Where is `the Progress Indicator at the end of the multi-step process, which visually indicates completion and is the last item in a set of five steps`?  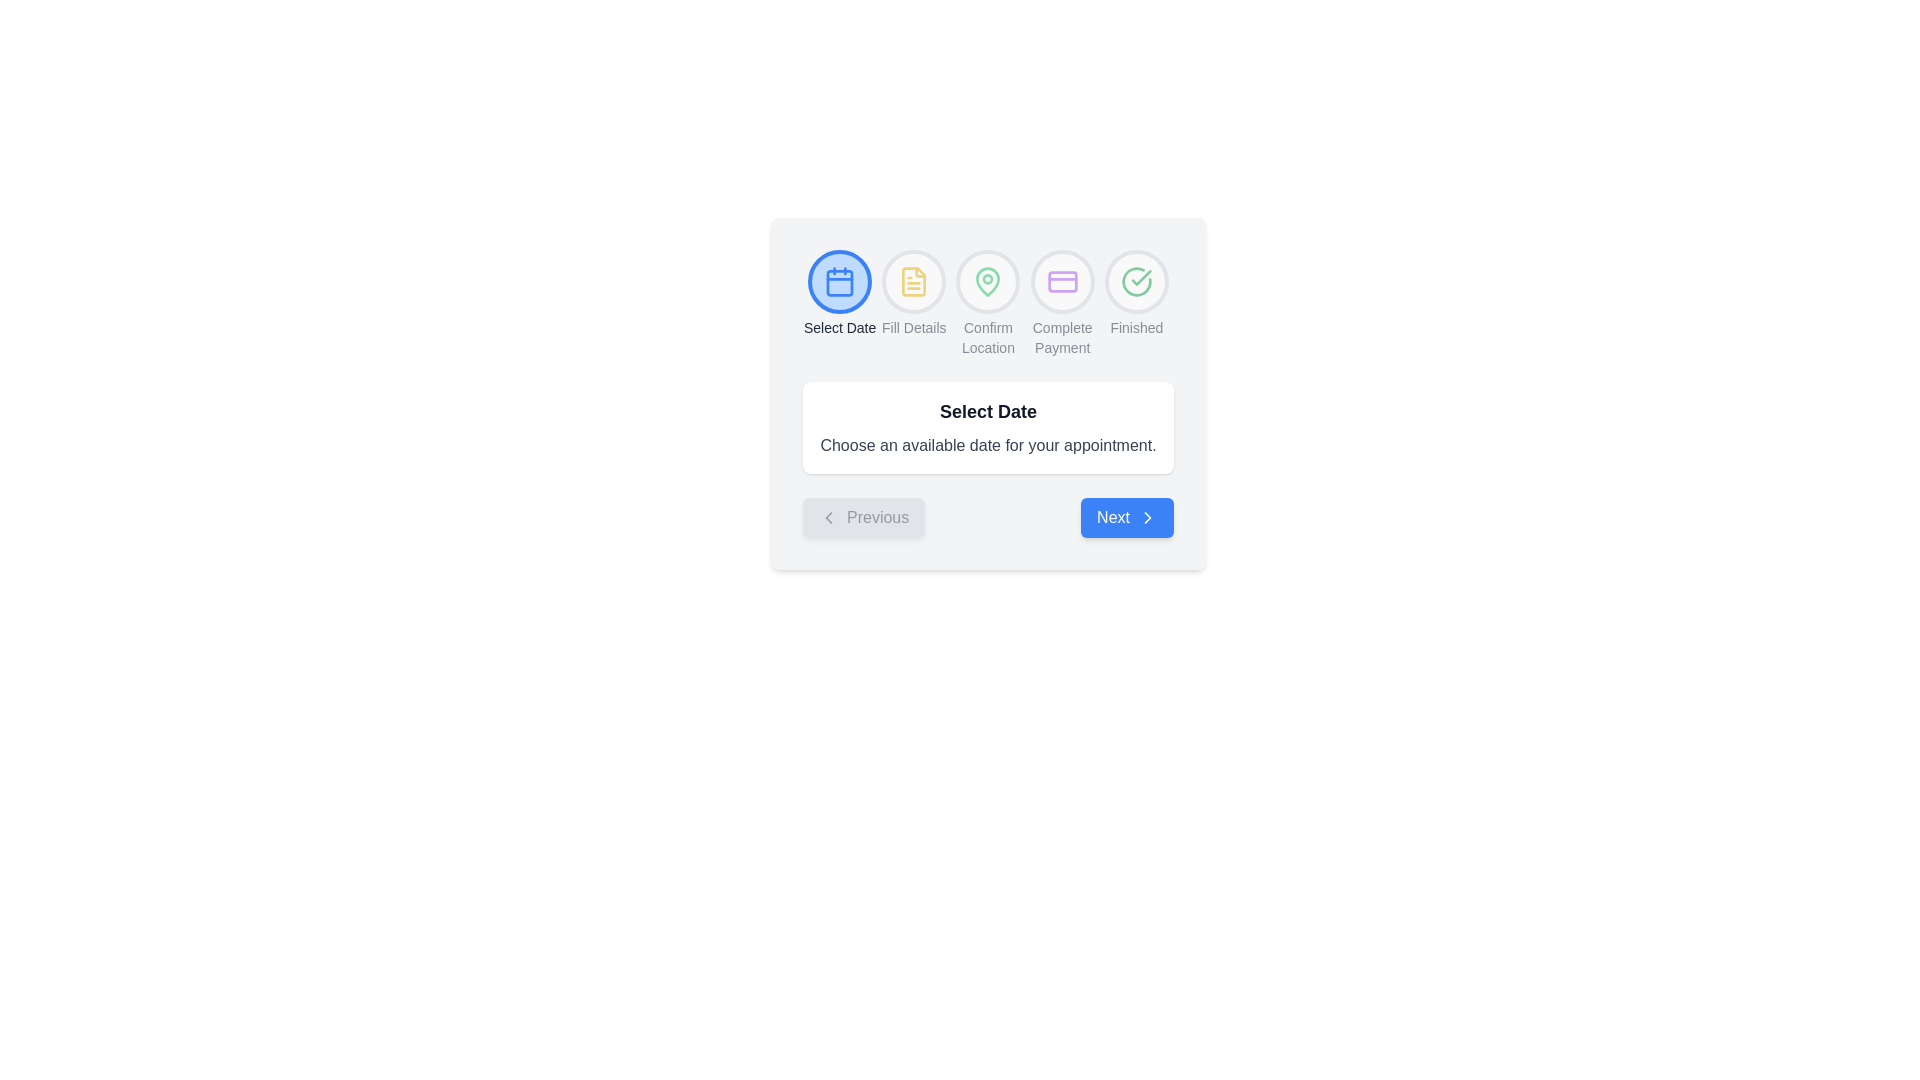 the Progress Indicator at the end of the multi-step process, which visually indicates completion and is the last item in a set of five steps is located at coordinates (1136, 304).